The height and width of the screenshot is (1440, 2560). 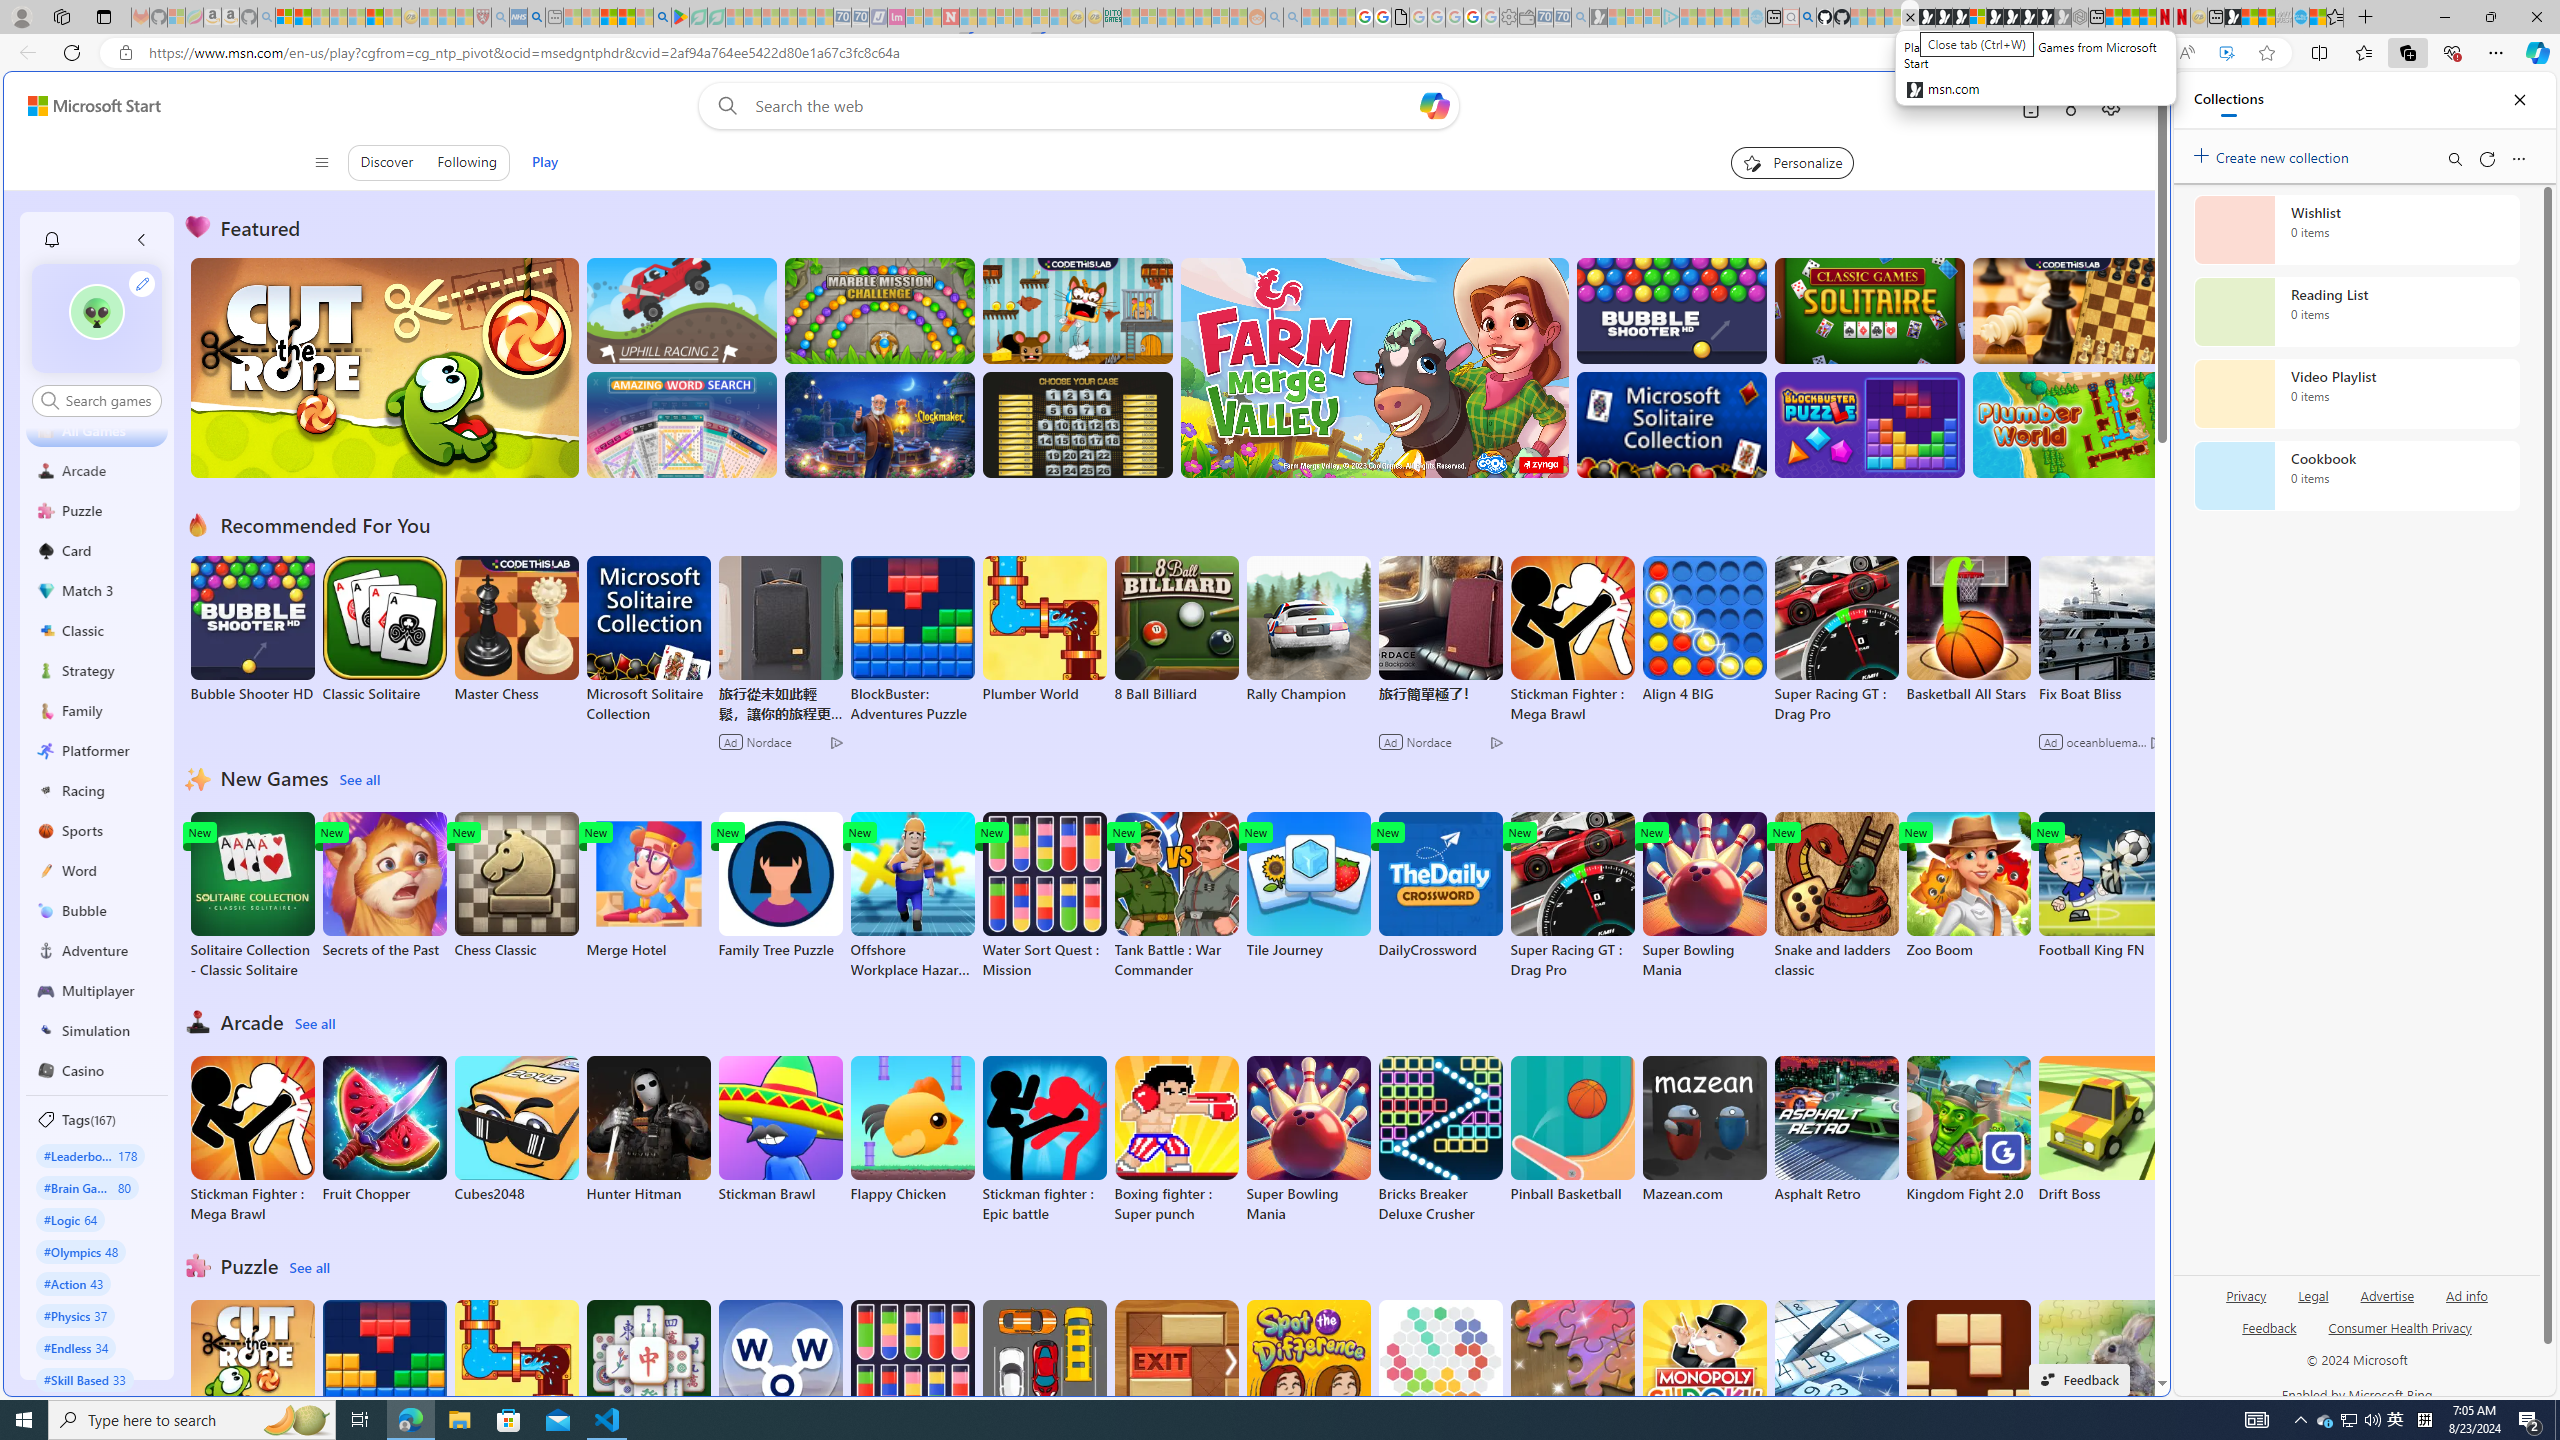 What do you see at coordinates (321, 161) in the screenshot?
I see `'Class: control icon-only'` at bounding box center [321, 161].